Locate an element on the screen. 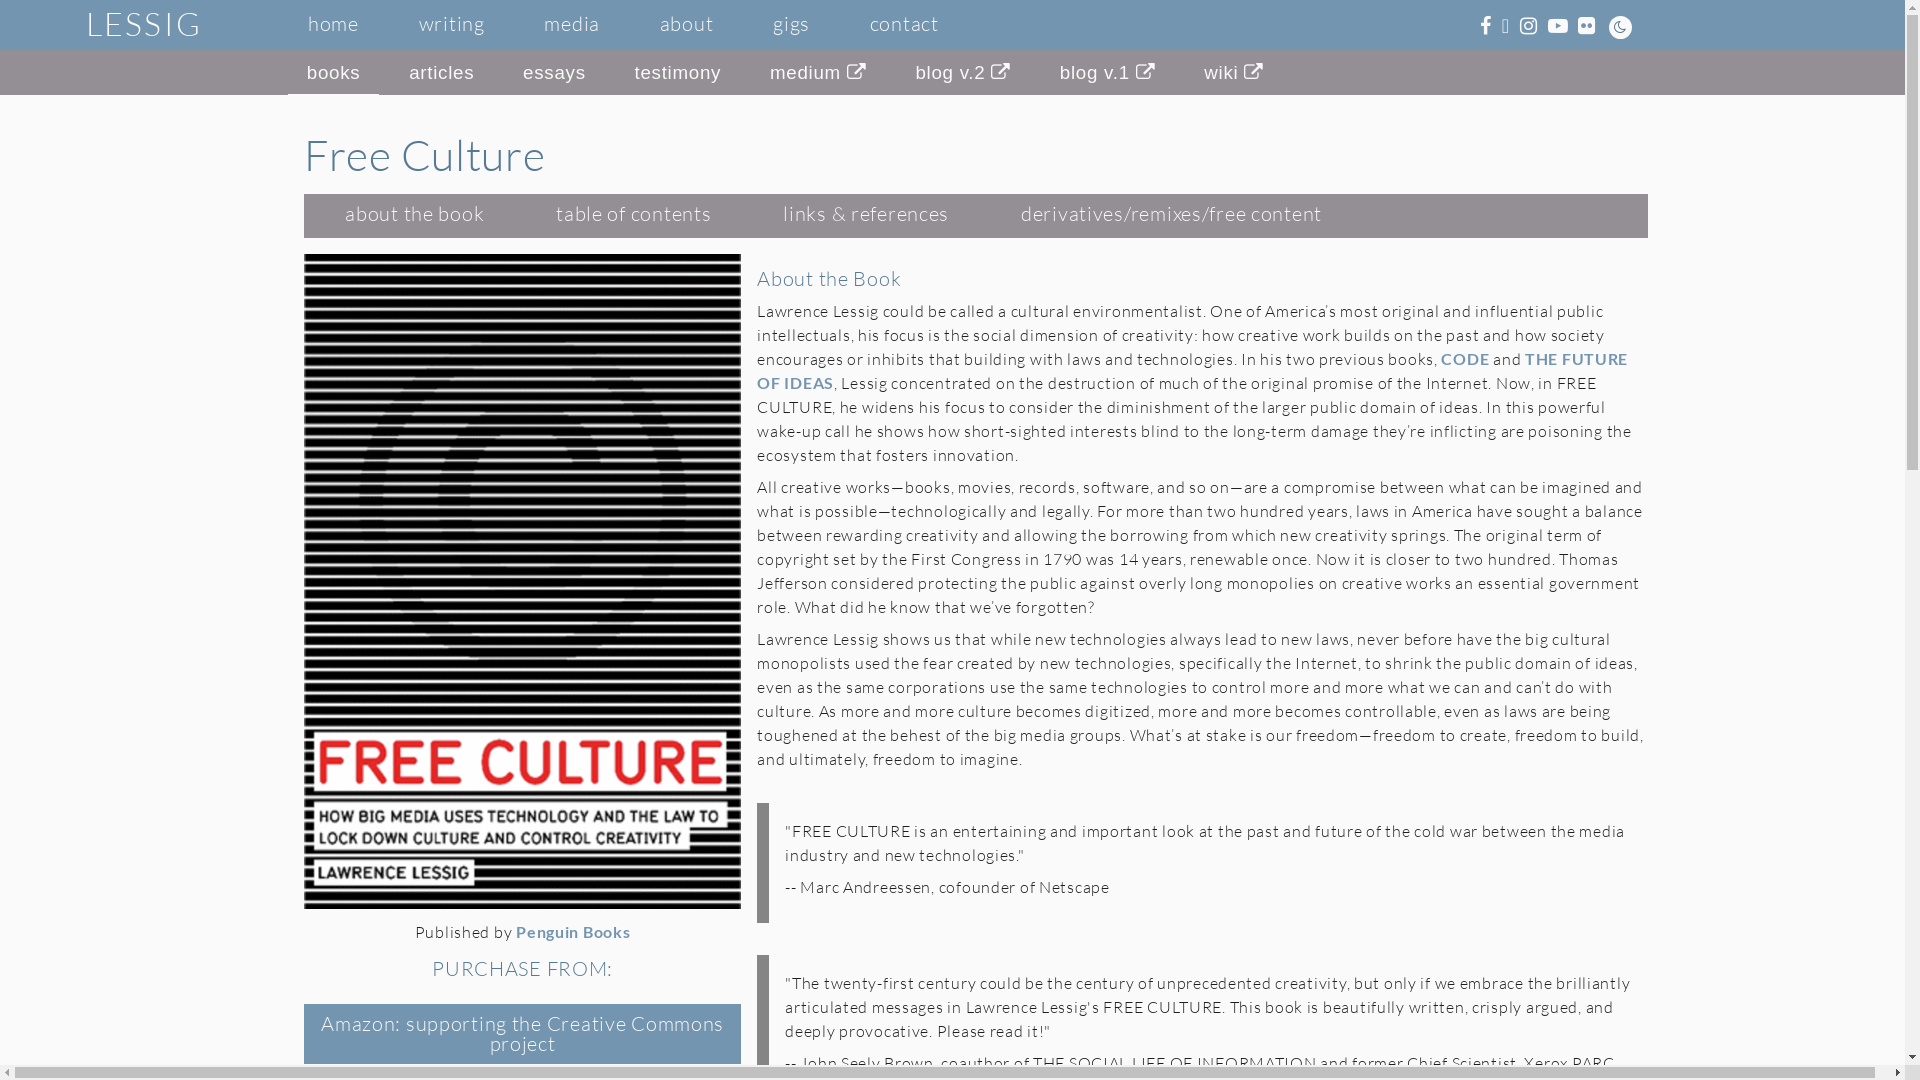 The image size is (1920, 1080). 'dark mode' is located at coordinates (1620, 27).